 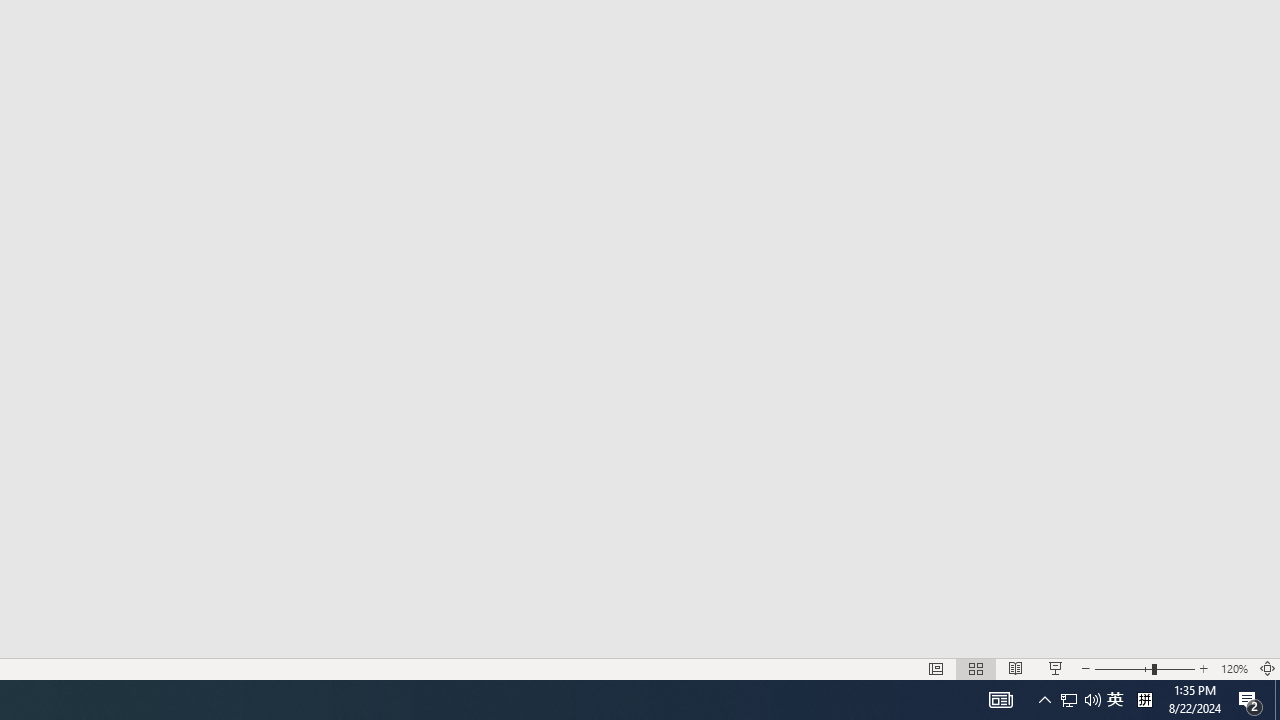 I want to click on 'Normal', so click(x=935, y=669).